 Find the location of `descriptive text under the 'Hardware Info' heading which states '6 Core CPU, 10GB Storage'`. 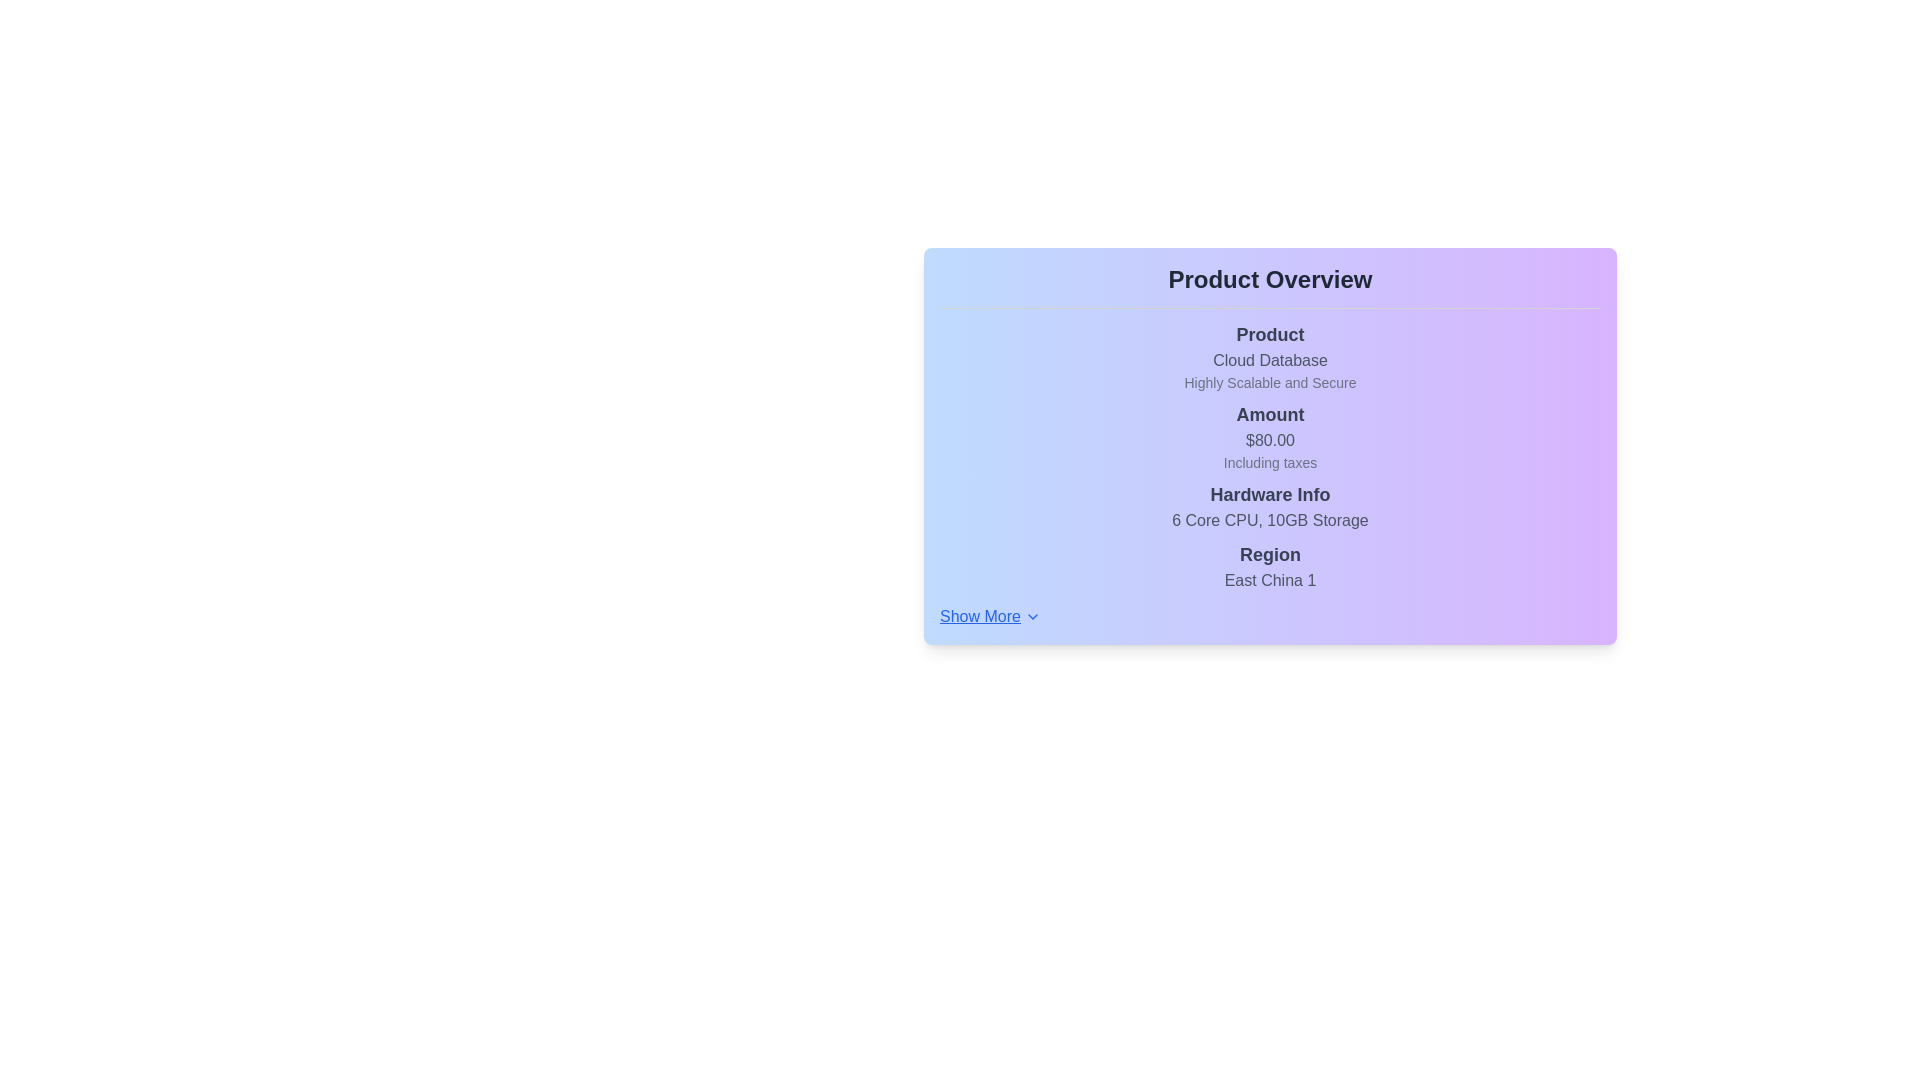

descriptive text under the 'Hardware Info' heading which states '6 Core CPU, 10GB Storage' is located at coordinates (1269, 505).